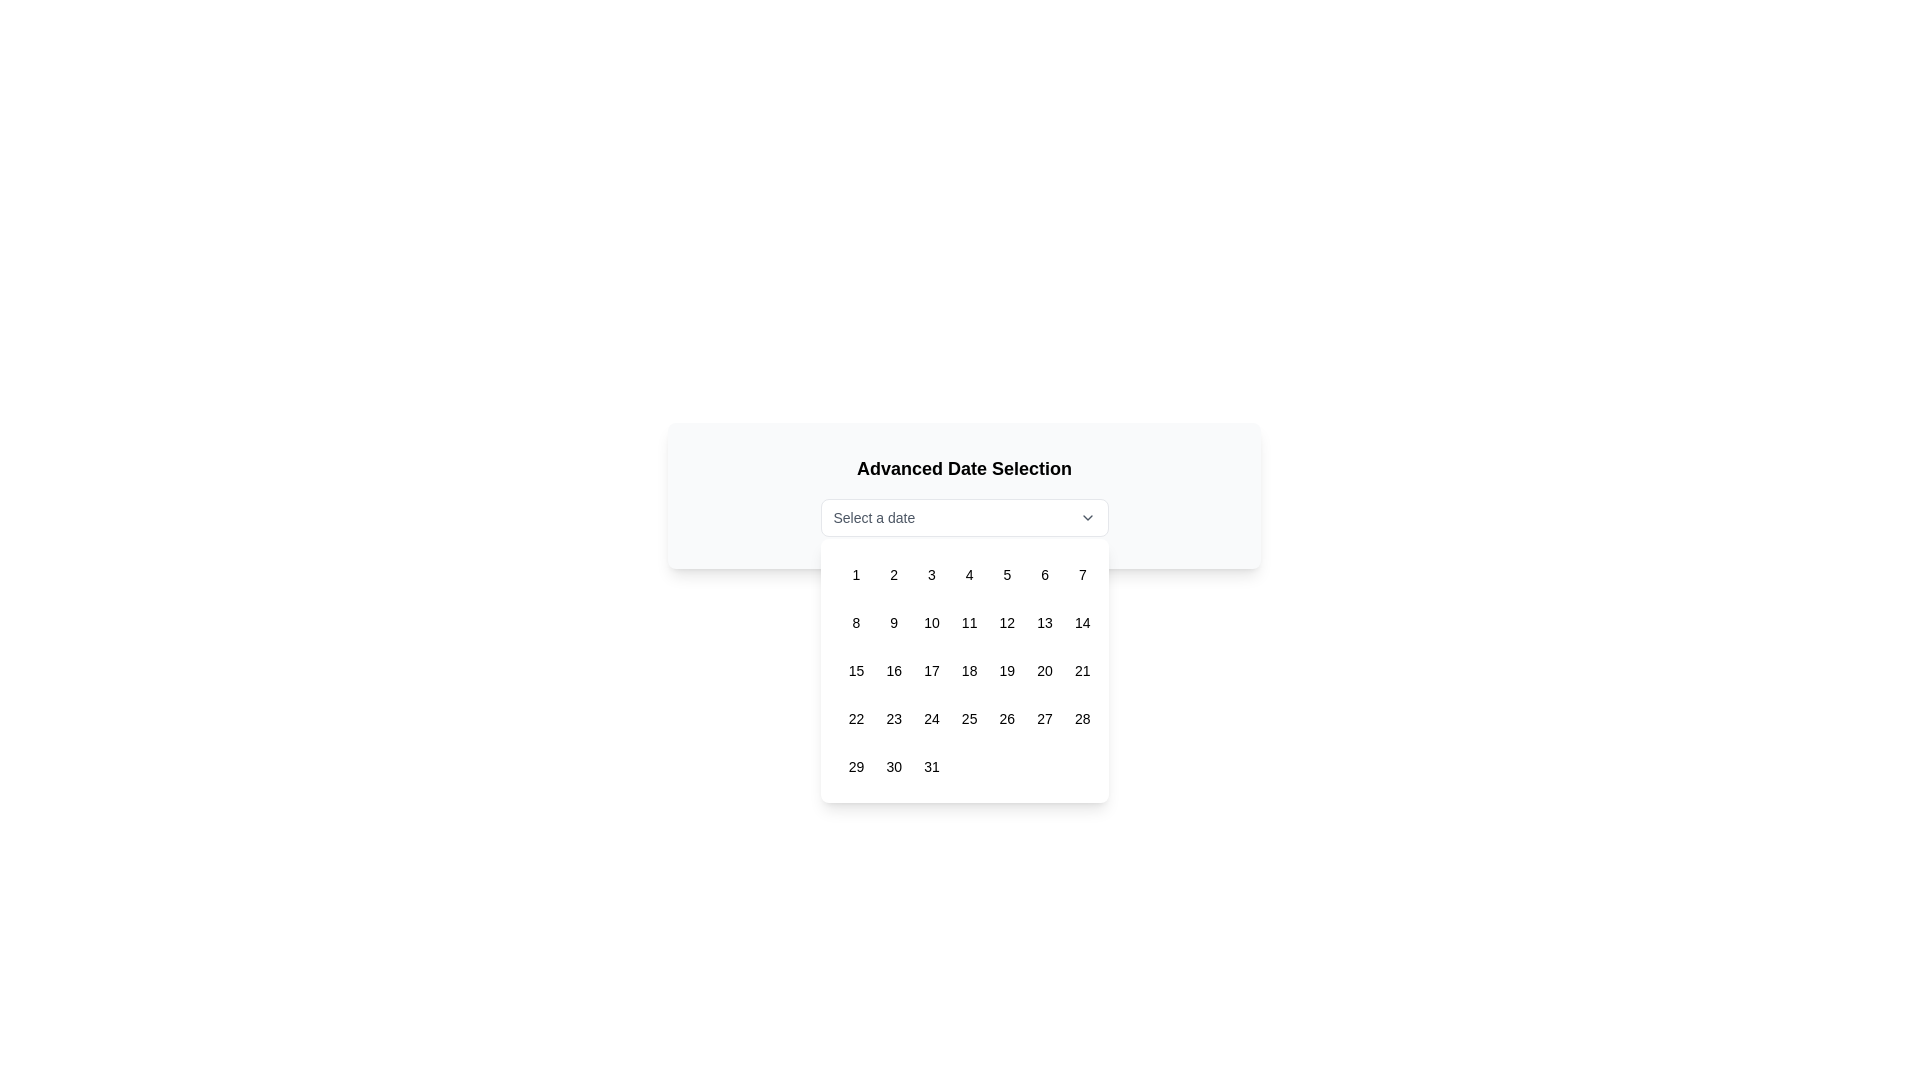  What do you see at coordinates (930, 622) in the screenshot?
I see `the rounded rectangular button displaying the number '10' in bold font` at bounding box center [930, 622].